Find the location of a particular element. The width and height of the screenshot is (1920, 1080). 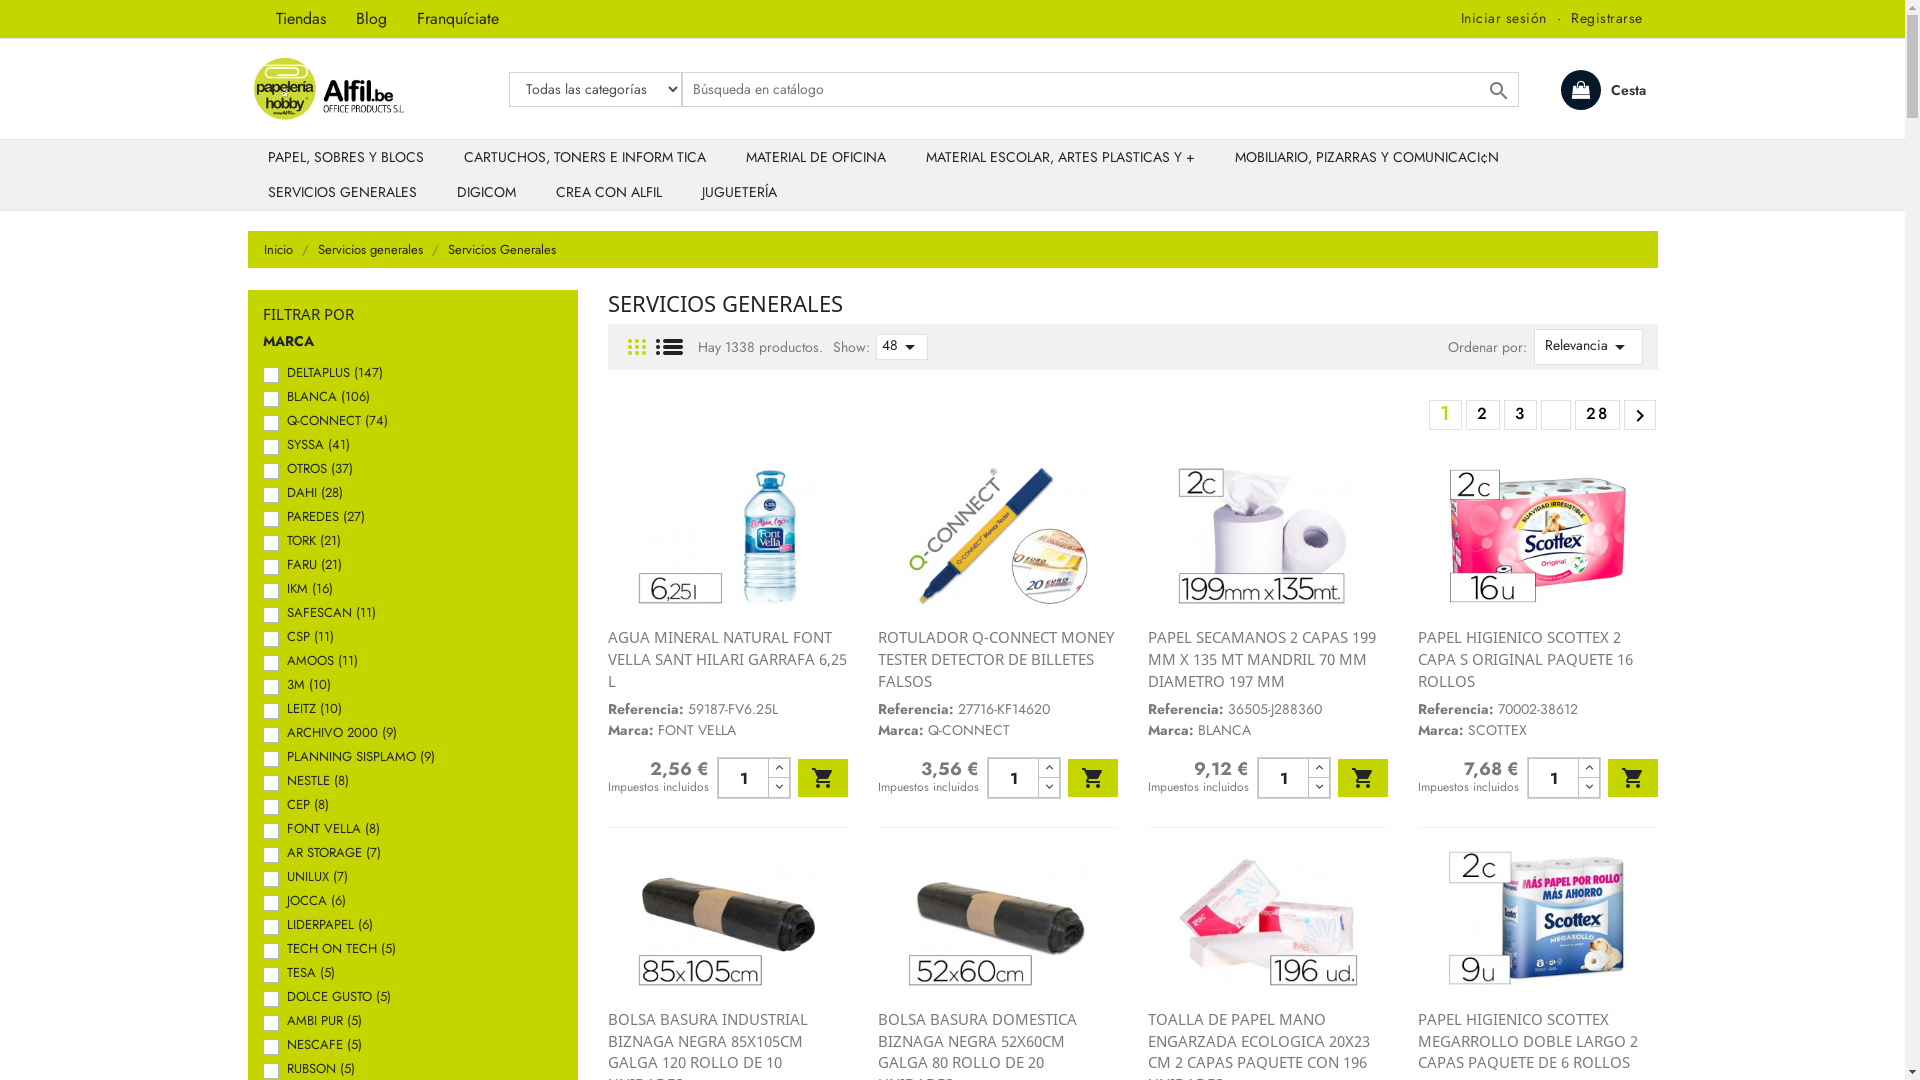

'CARTUCHOS, TONERS E INFORM TICA' is located at coordinates (584, 156).